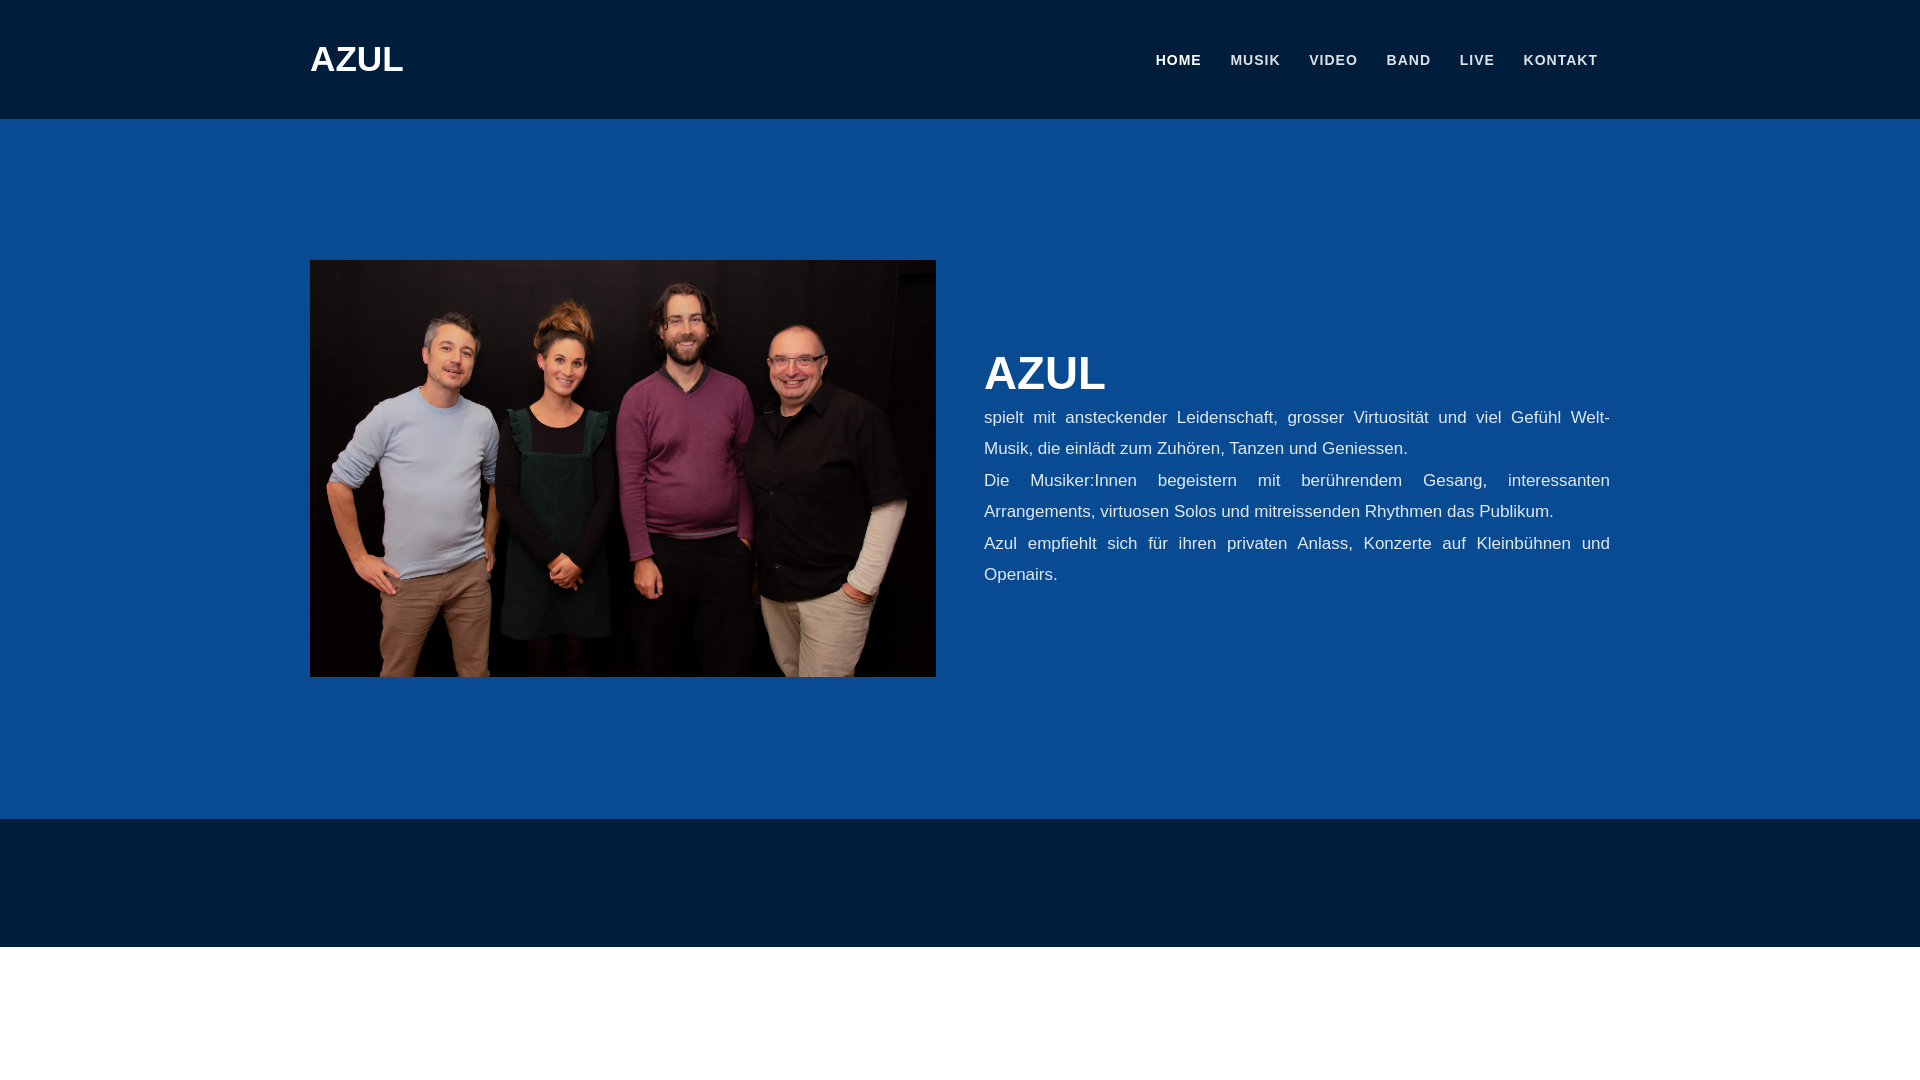 The width and height of the screenshot is (1920, 1080). I want to click on 'AZUL', so click(356, 57).